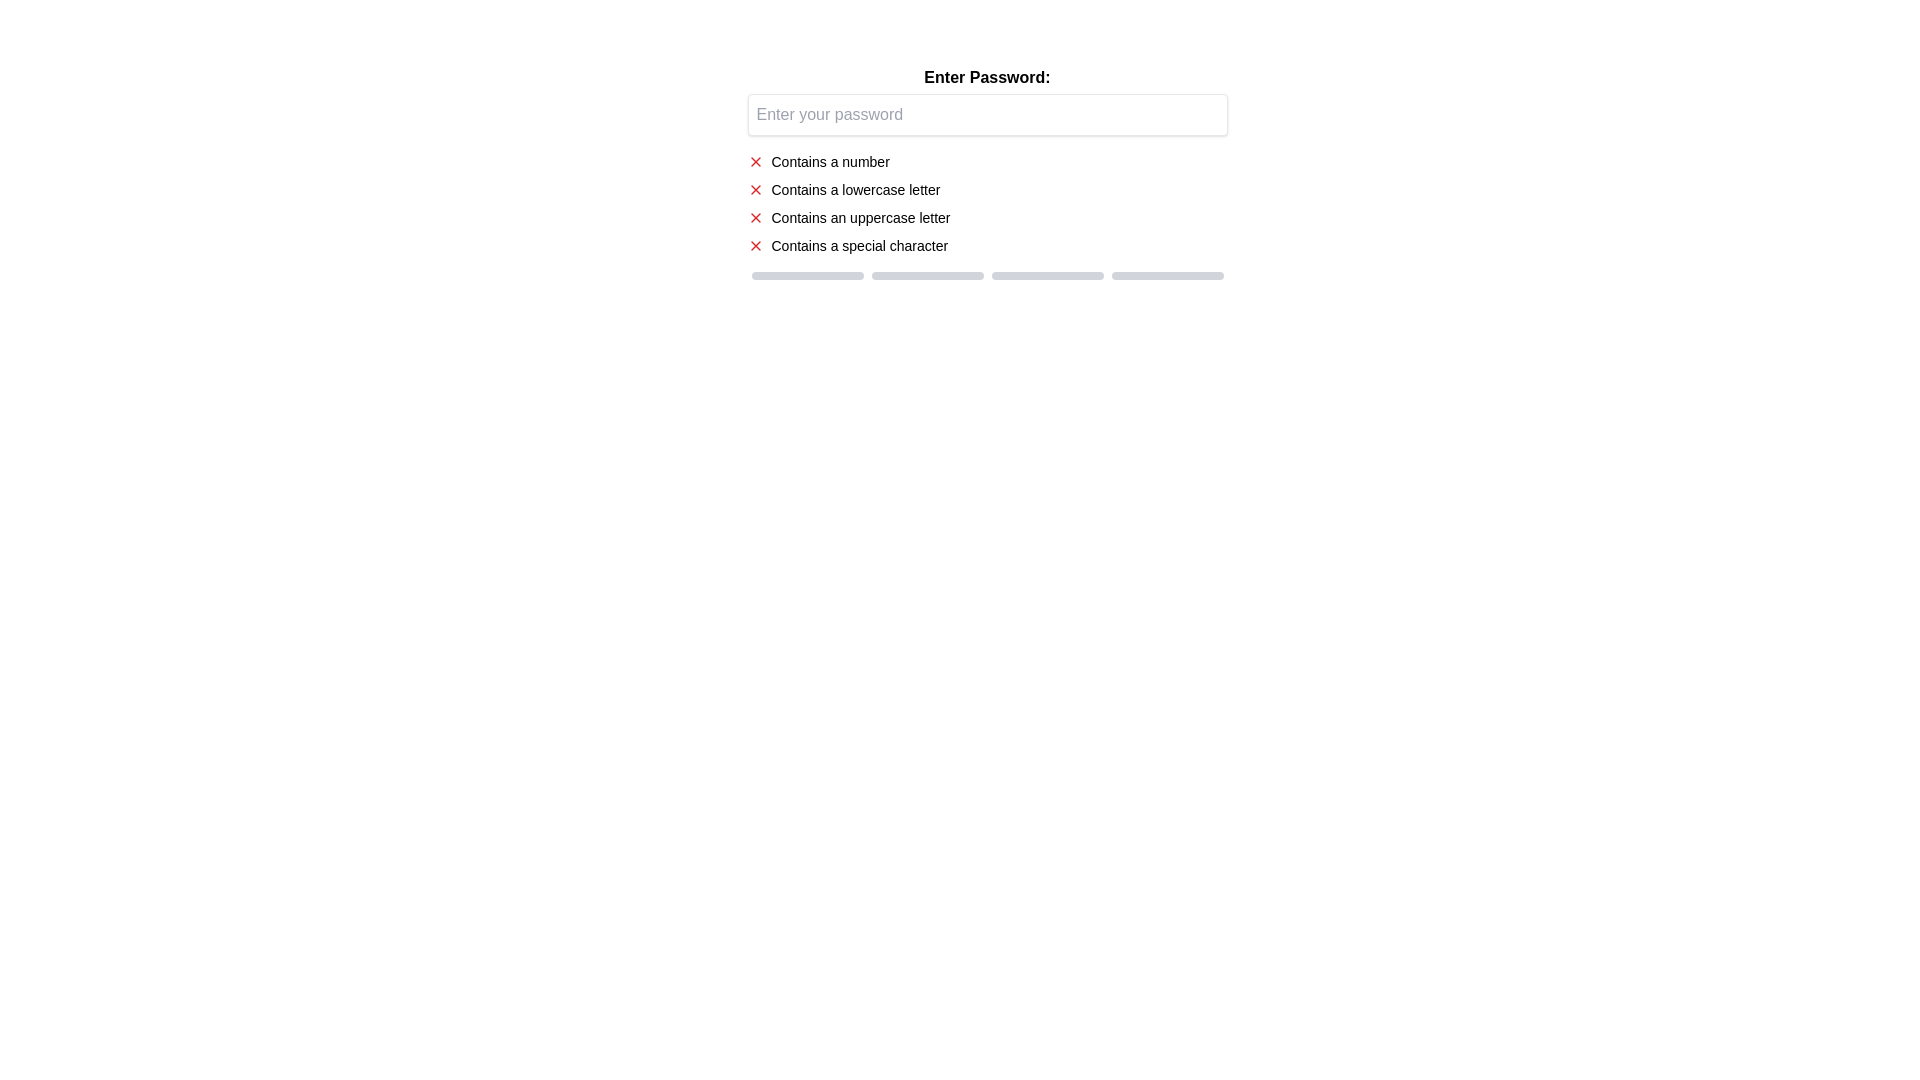 The image size is (1920, 1080). Describe the element at coordinates (859, 245) in the screenshot. I see `the text label displaying 'Contains a special character', which is the fourth item in a vertical list of validation messages, positioned below the message 'Contains an uppercase letter'` at that location.